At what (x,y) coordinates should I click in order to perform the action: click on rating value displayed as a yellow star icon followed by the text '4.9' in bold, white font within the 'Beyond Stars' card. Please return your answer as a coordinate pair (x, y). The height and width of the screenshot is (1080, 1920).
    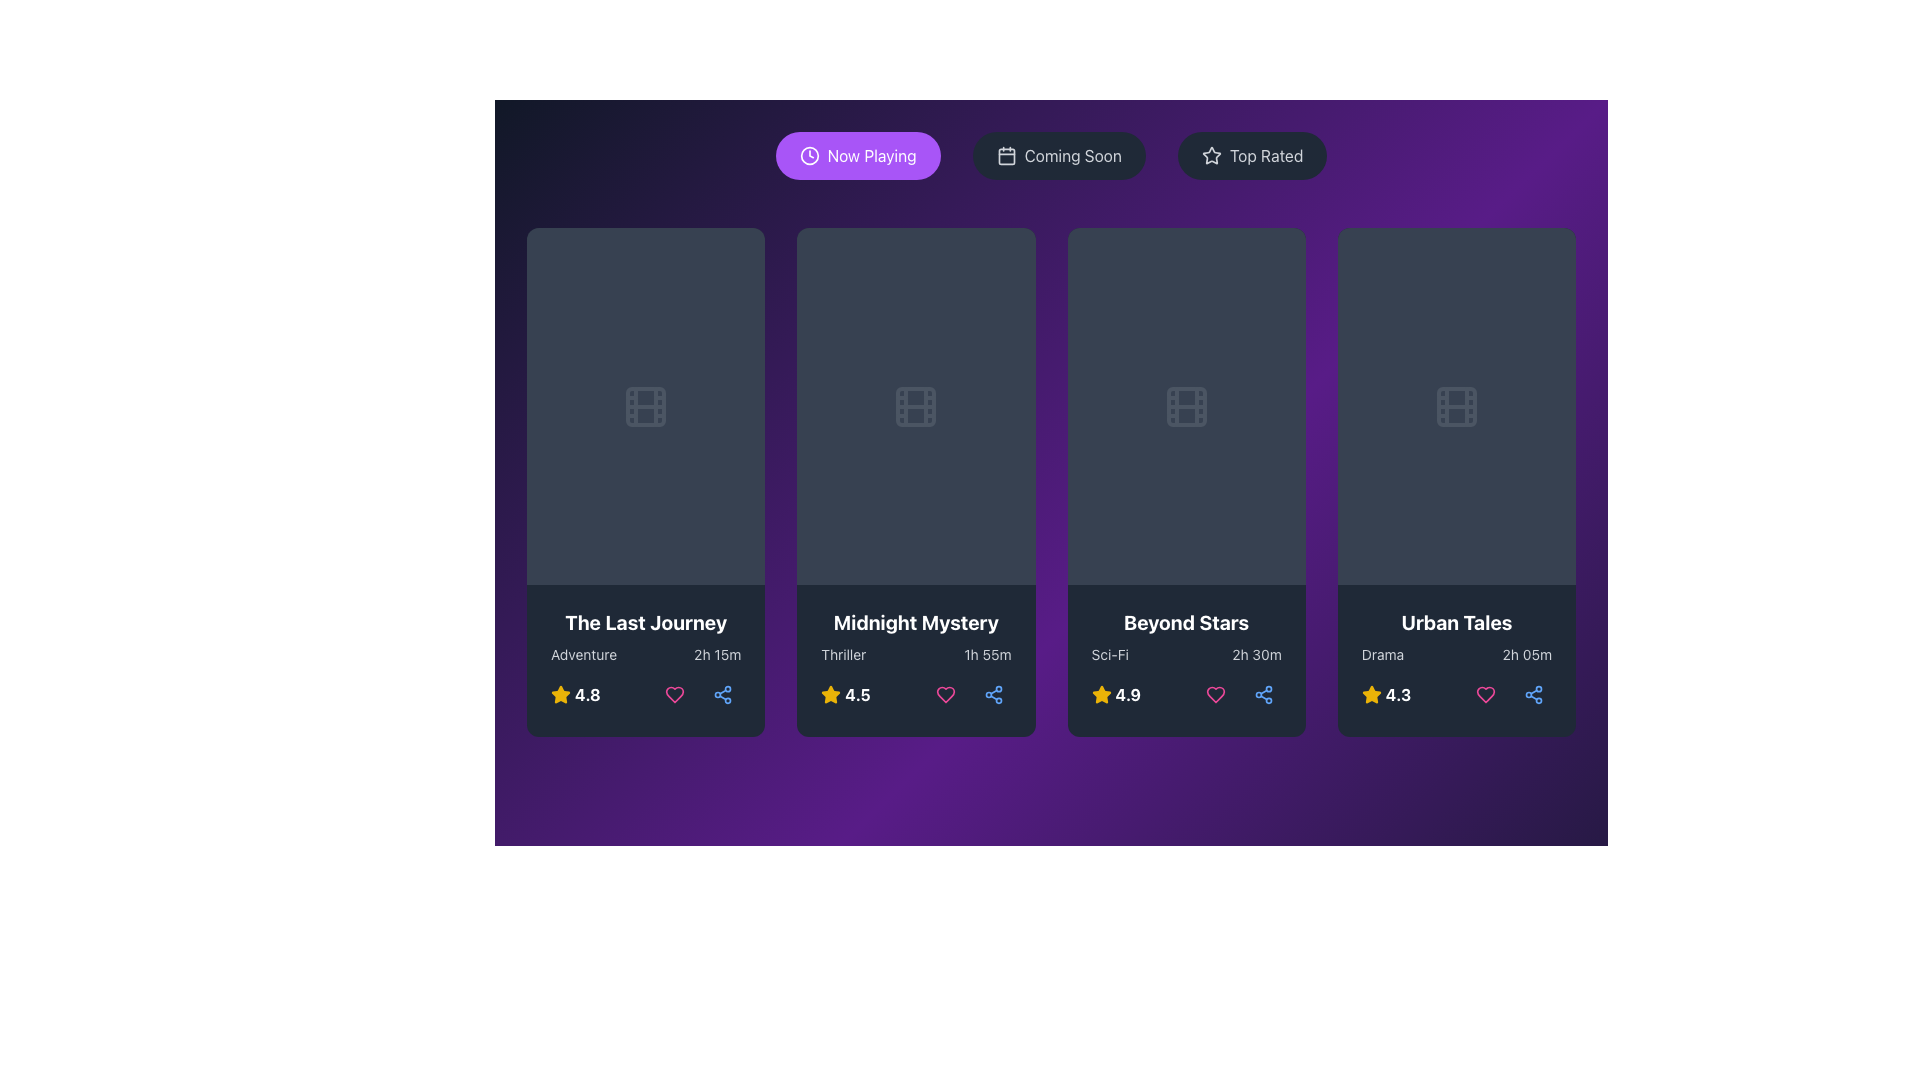
    Looking at the image, I should click on (1115, 694).